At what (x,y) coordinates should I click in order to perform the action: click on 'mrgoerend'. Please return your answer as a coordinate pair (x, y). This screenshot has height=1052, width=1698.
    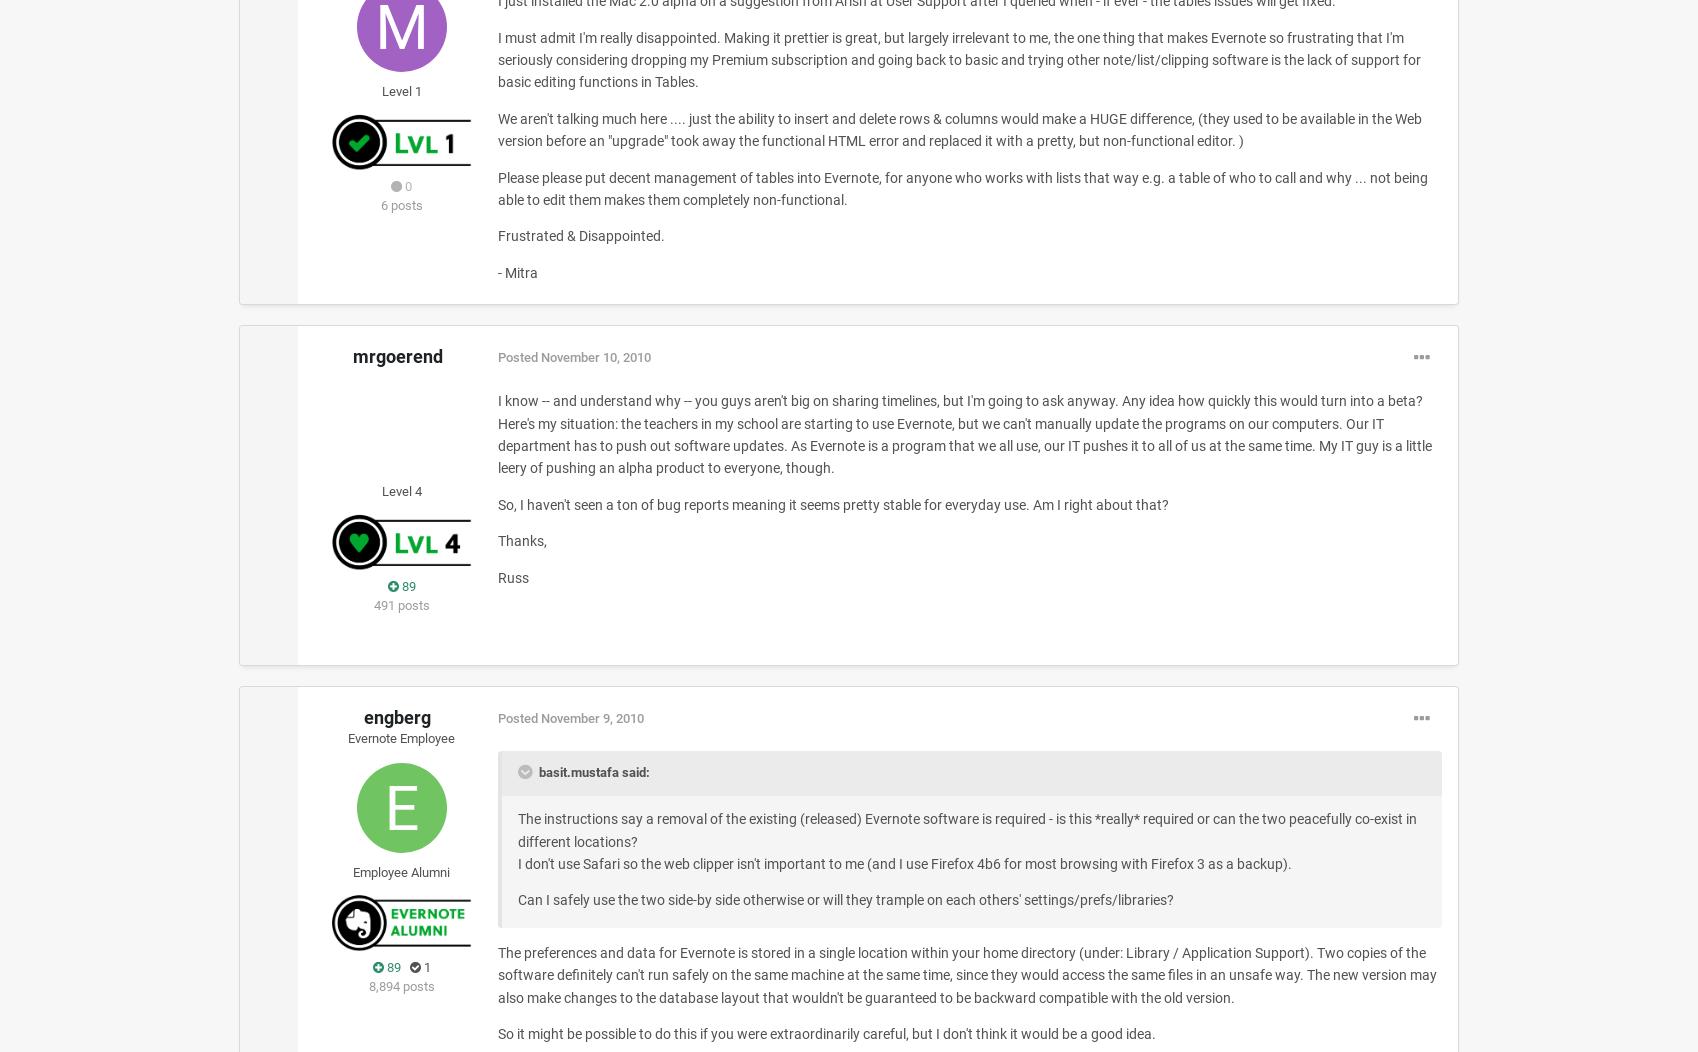
    Looking at the image, I should click on (396, 356).